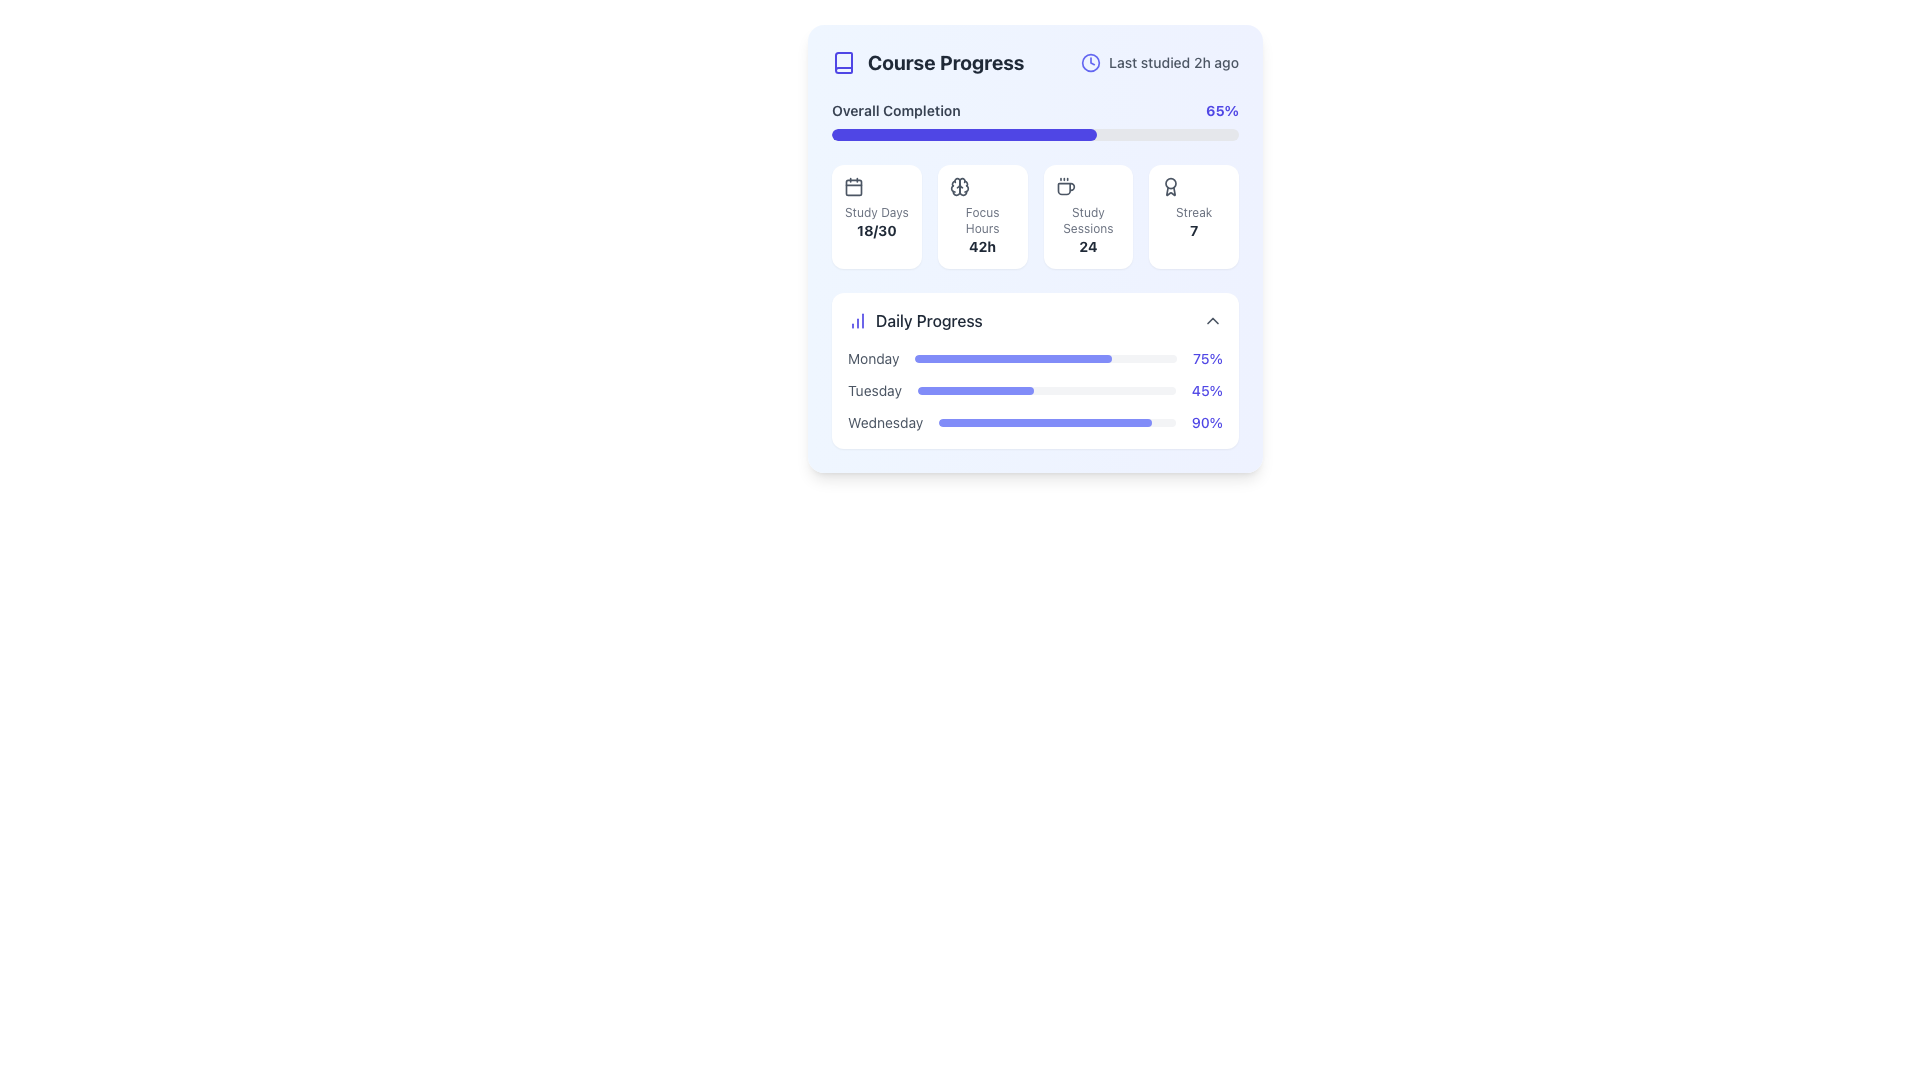 This screenshot has width=1920, height=1080. What do you see at coordinates (1194, 212) in the screenshot?
I see `the text label indicating a streak count, which is positioned above the number '7' and aligned with an award icon` at bounding box center [1194, 212].